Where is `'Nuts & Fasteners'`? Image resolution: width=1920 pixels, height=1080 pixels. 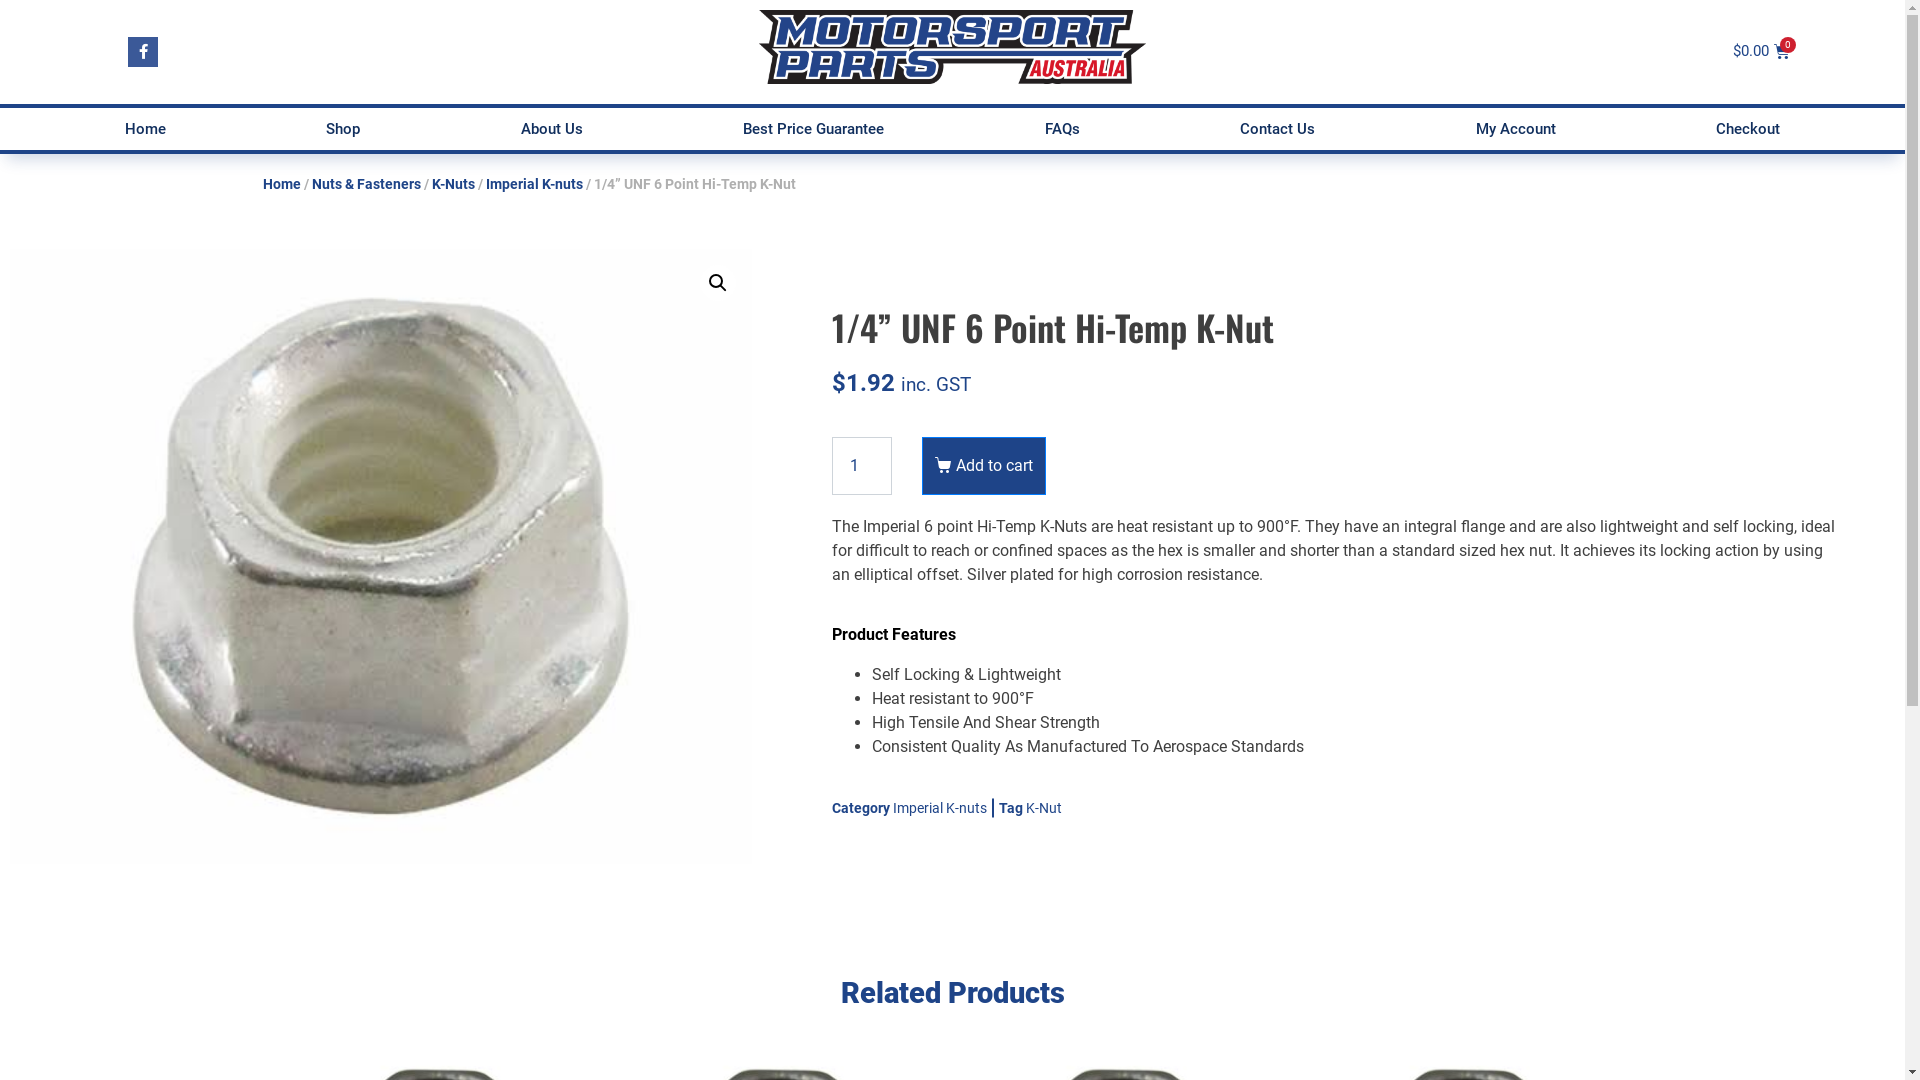 'Nuts & Fasteners' is located at coordinates (366, 184).